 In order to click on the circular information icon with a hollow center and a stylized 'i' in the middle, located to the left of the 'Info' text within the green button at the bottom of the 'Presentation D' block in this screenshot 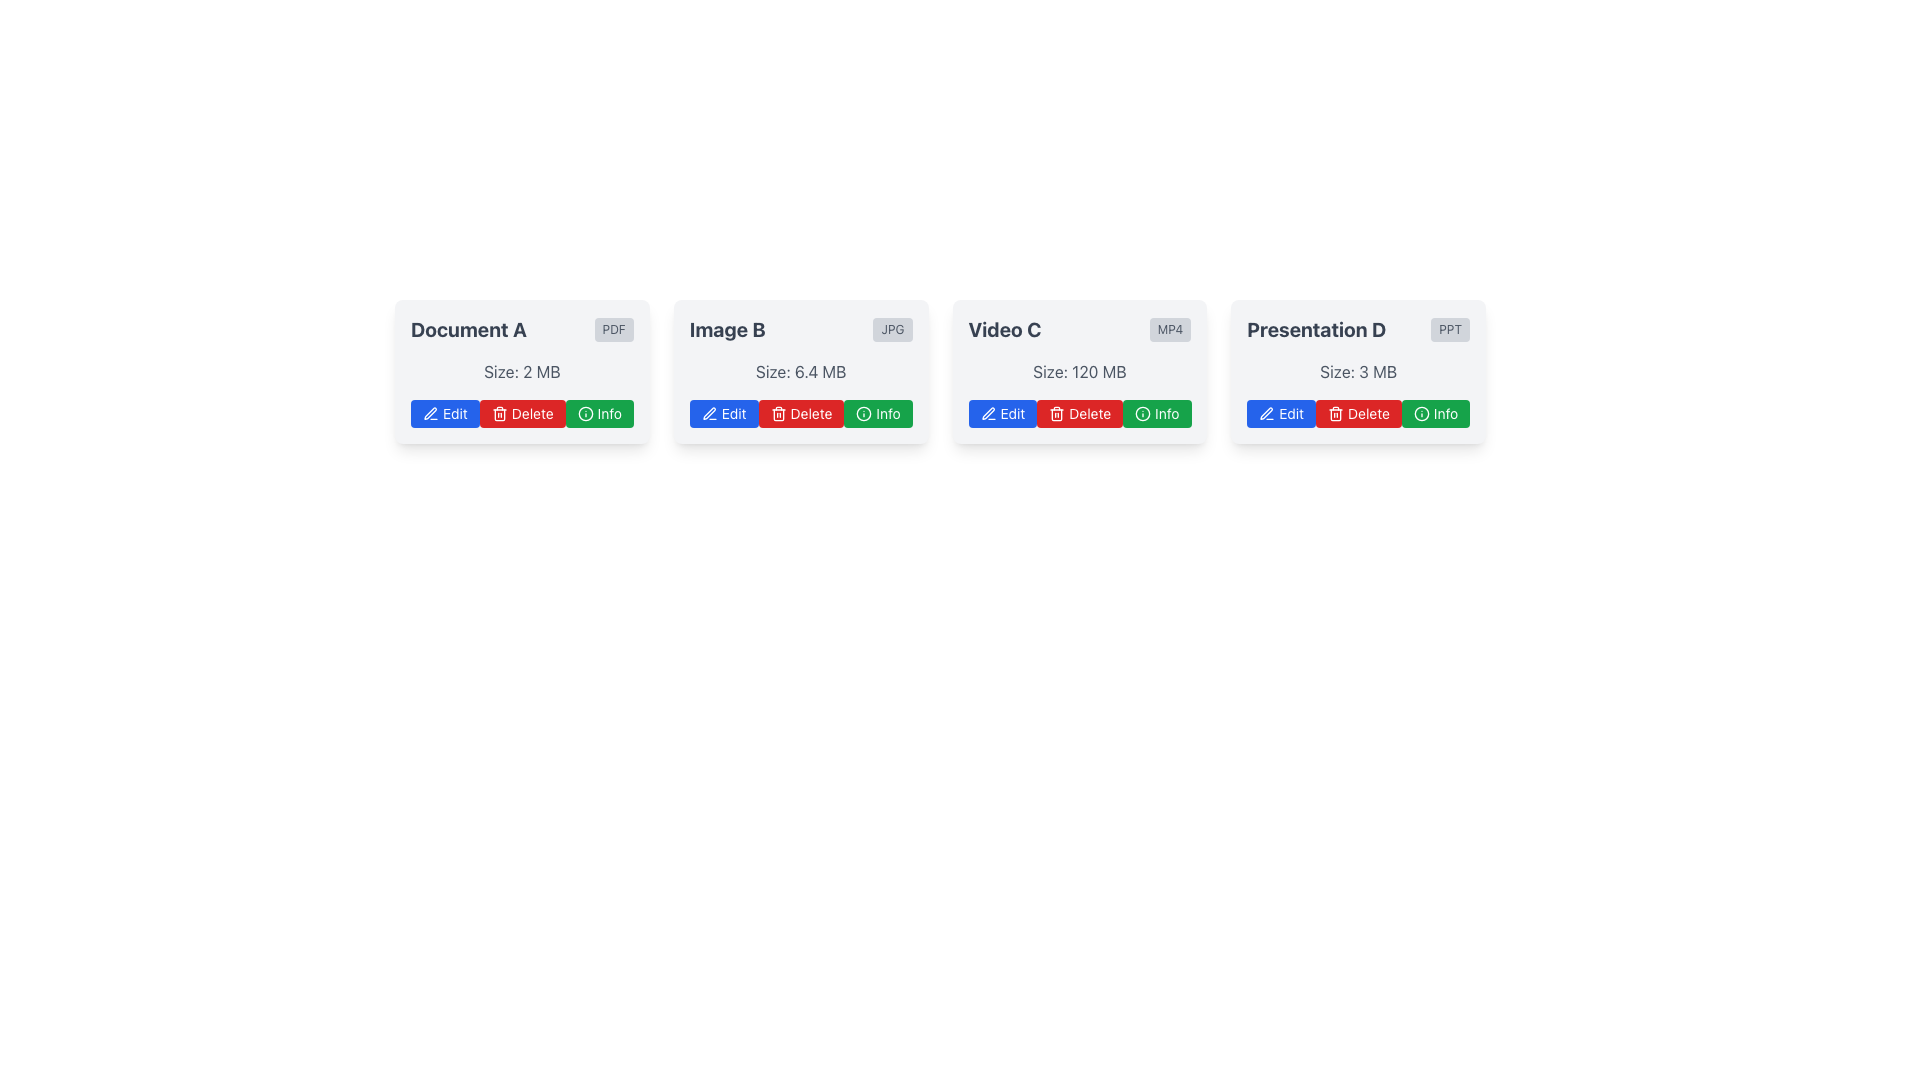, I will do `click(1420, 412)`.